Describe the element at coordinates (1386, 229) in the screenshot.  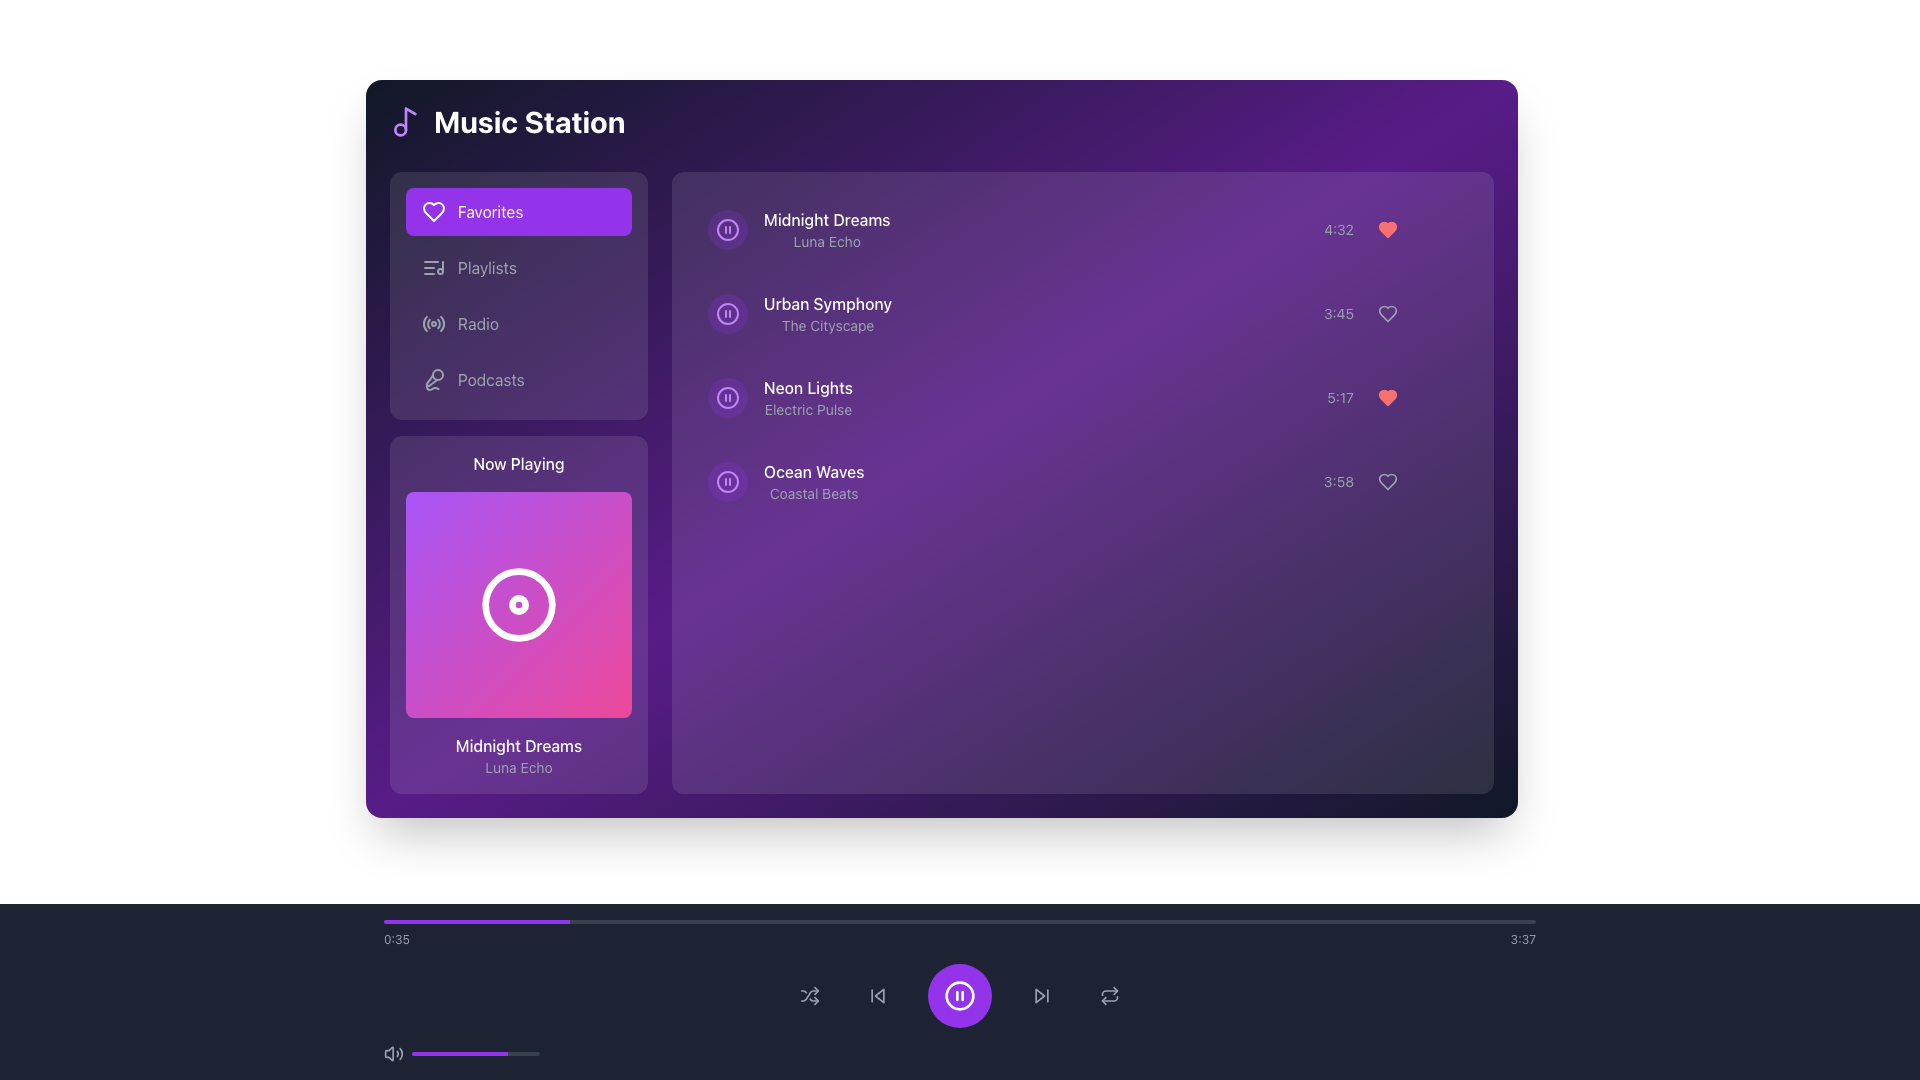
I see `the first heart-shaped icon on the right side of the song list, associated with the song 'Midnight Dreams'` at that location.